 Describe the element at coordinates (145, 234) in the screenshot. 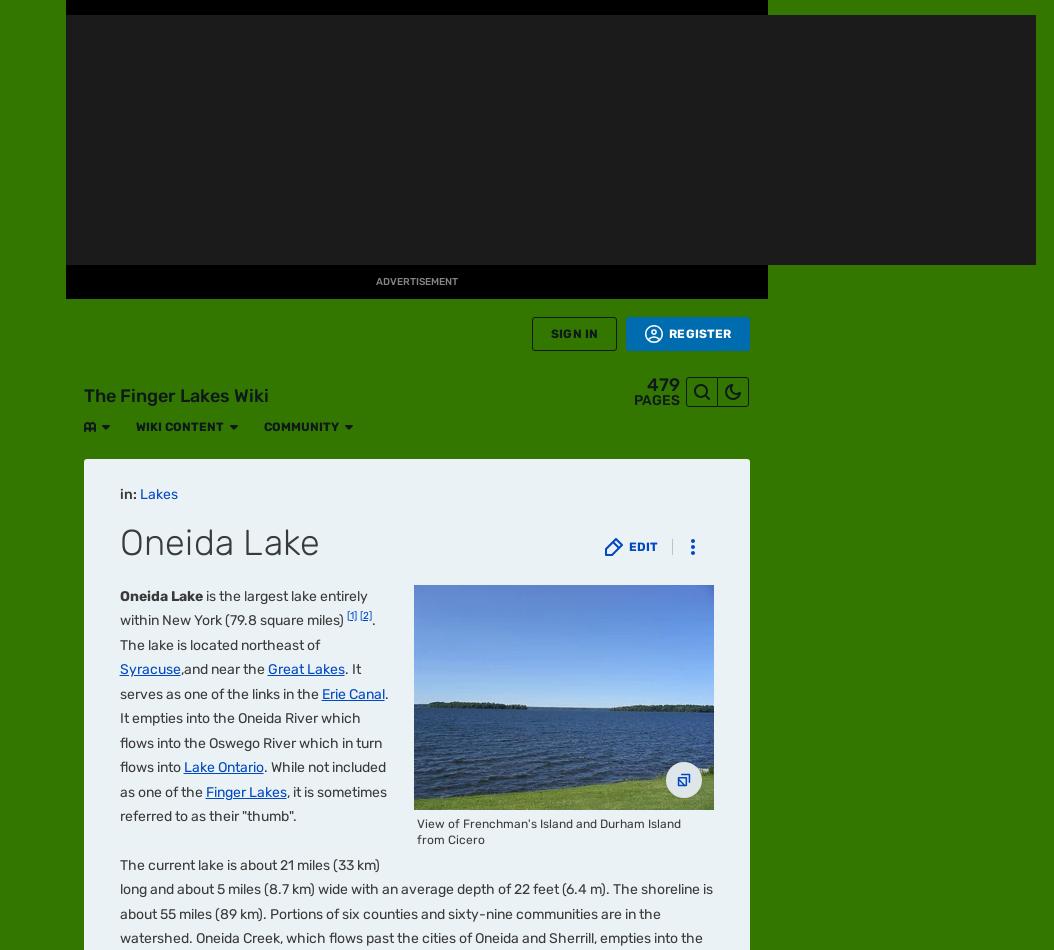

I see `'2'` at that location.